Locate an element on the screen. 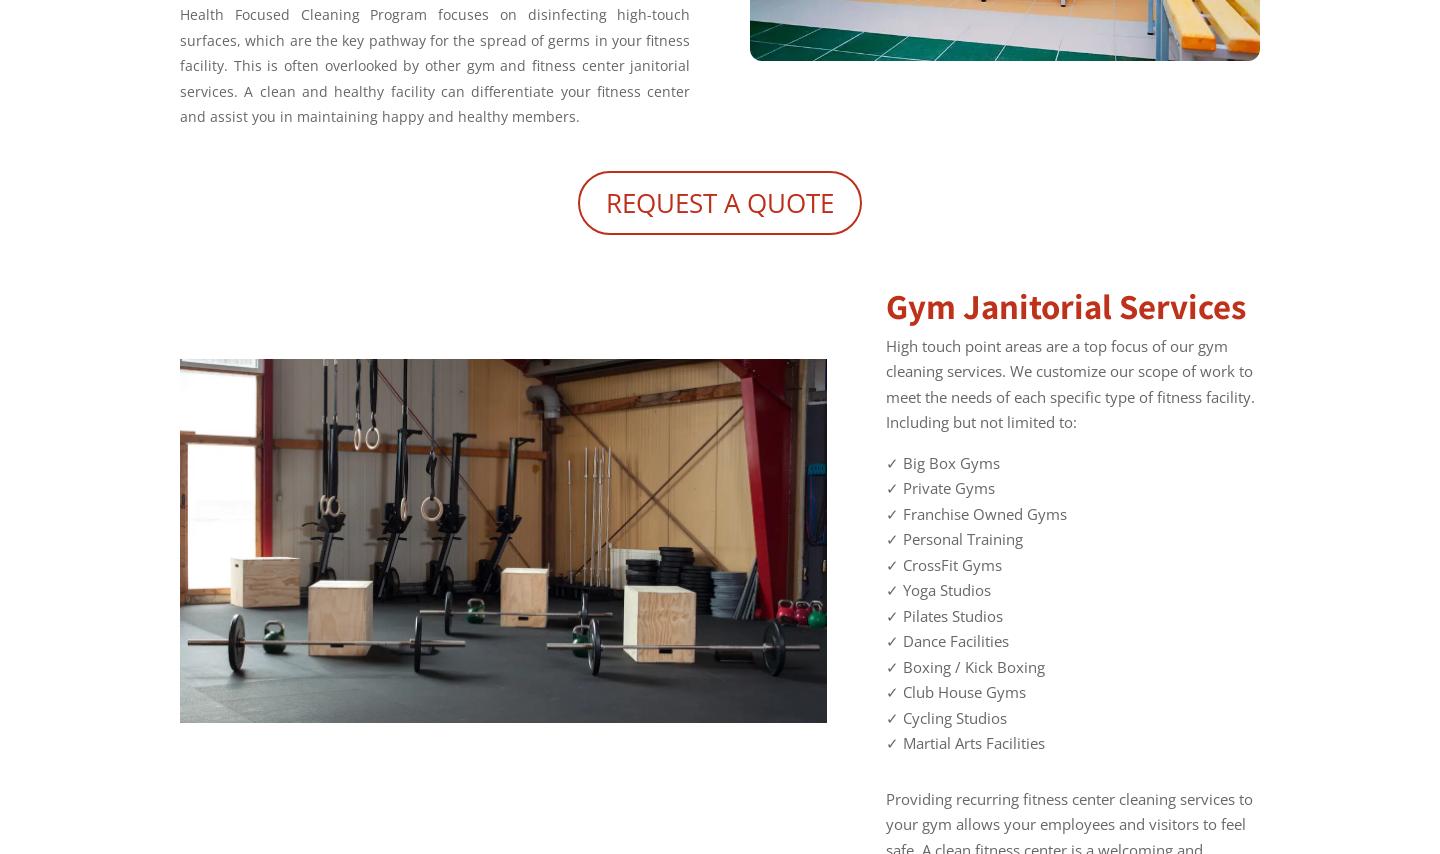 The height and width of the screenshot is (854, 1440). '✓ CrossFit Gyms' is located at coordinates (944, 562).